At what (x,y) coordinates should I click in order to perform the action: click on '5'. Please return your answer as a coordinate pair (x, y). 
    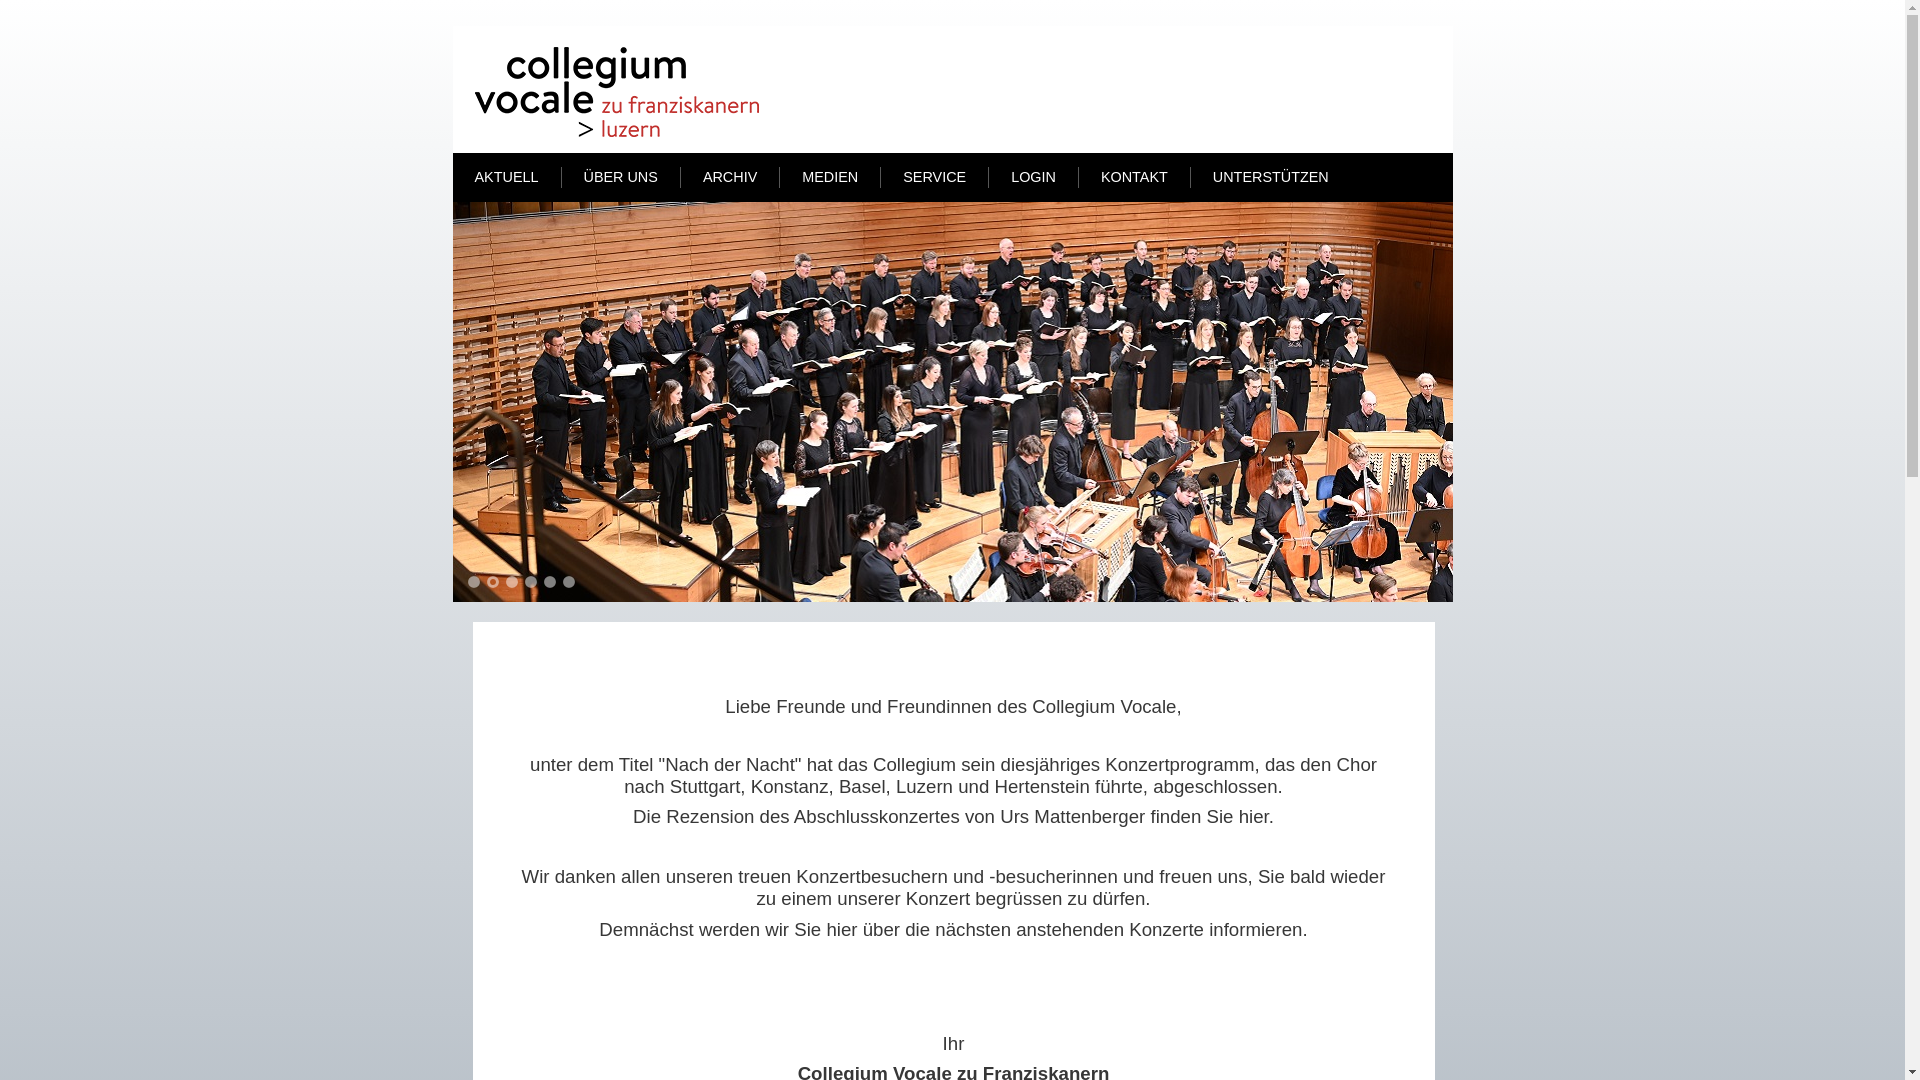
    Looking at the image, I should click on (550, 582).